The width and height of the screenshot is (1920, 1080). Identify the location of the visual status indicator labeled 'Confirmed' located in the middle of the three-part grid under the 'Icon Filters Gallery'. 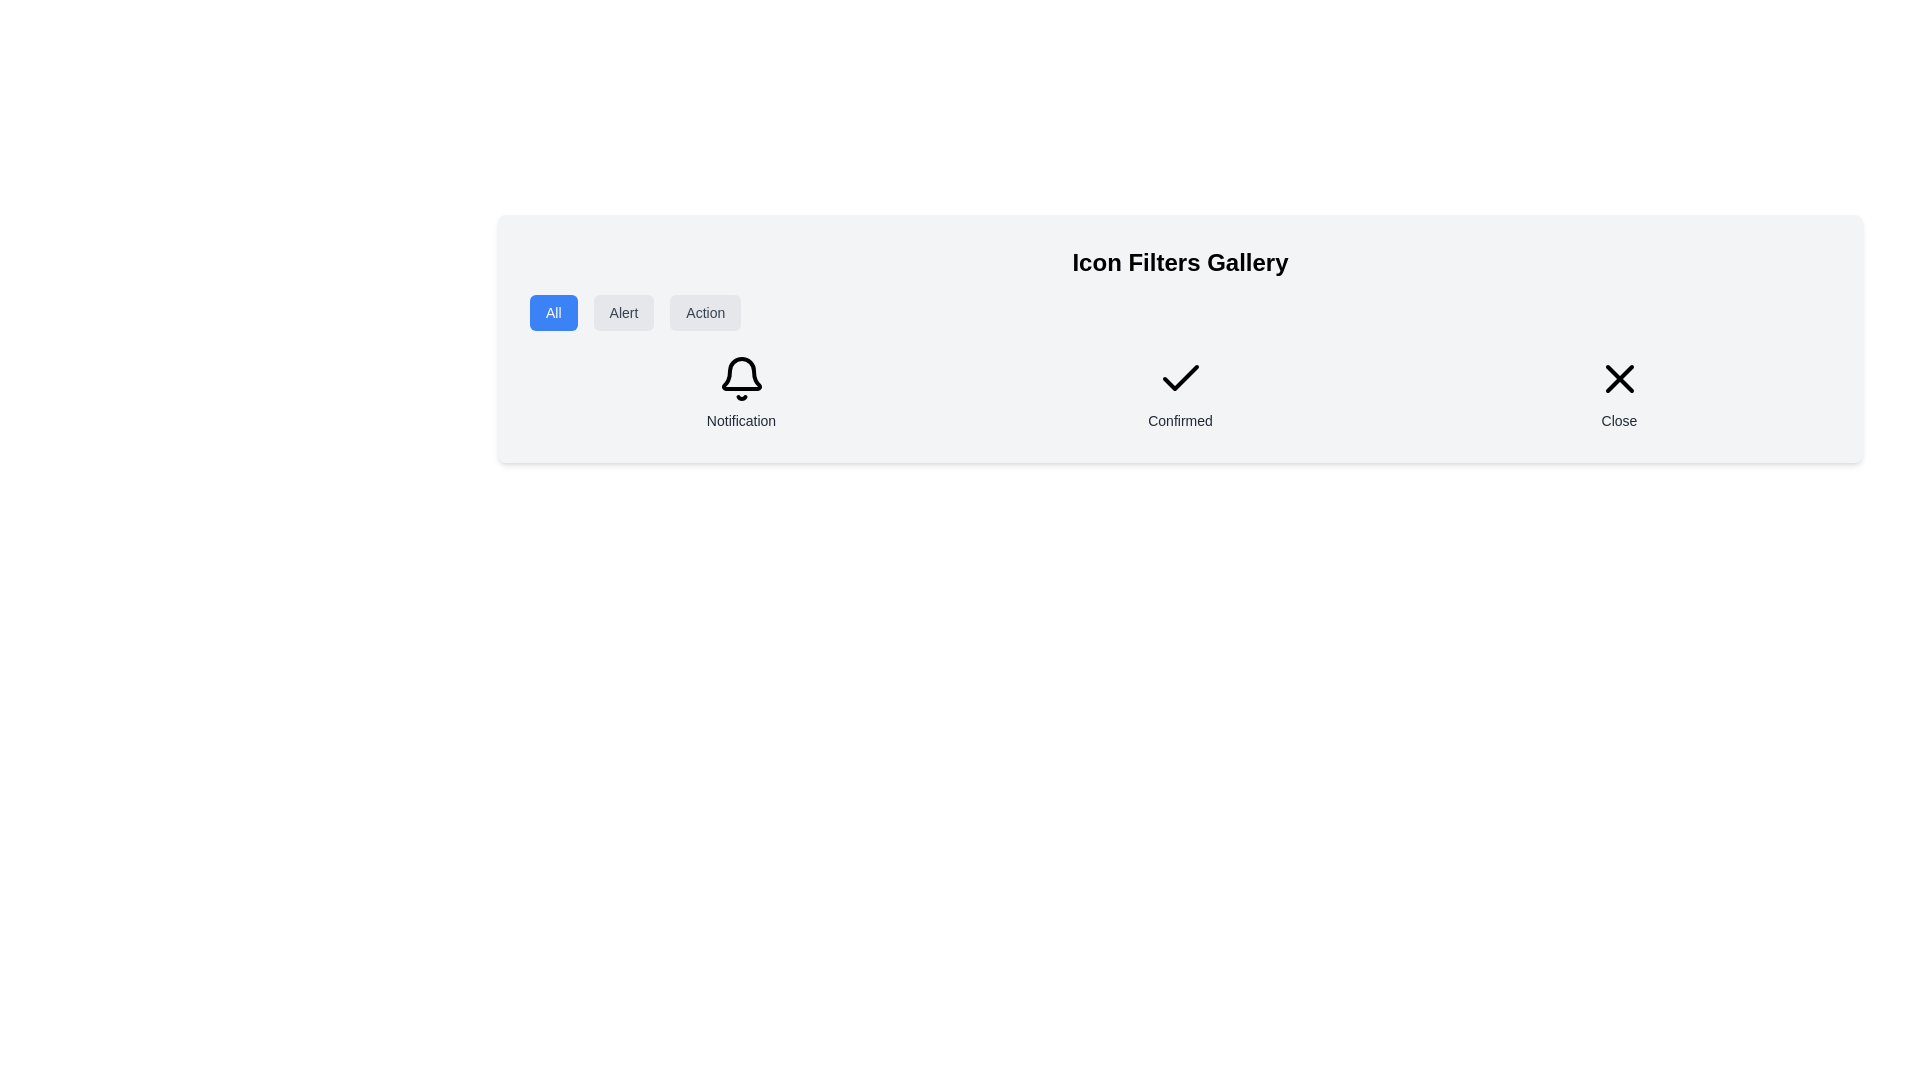
(1180, 393).